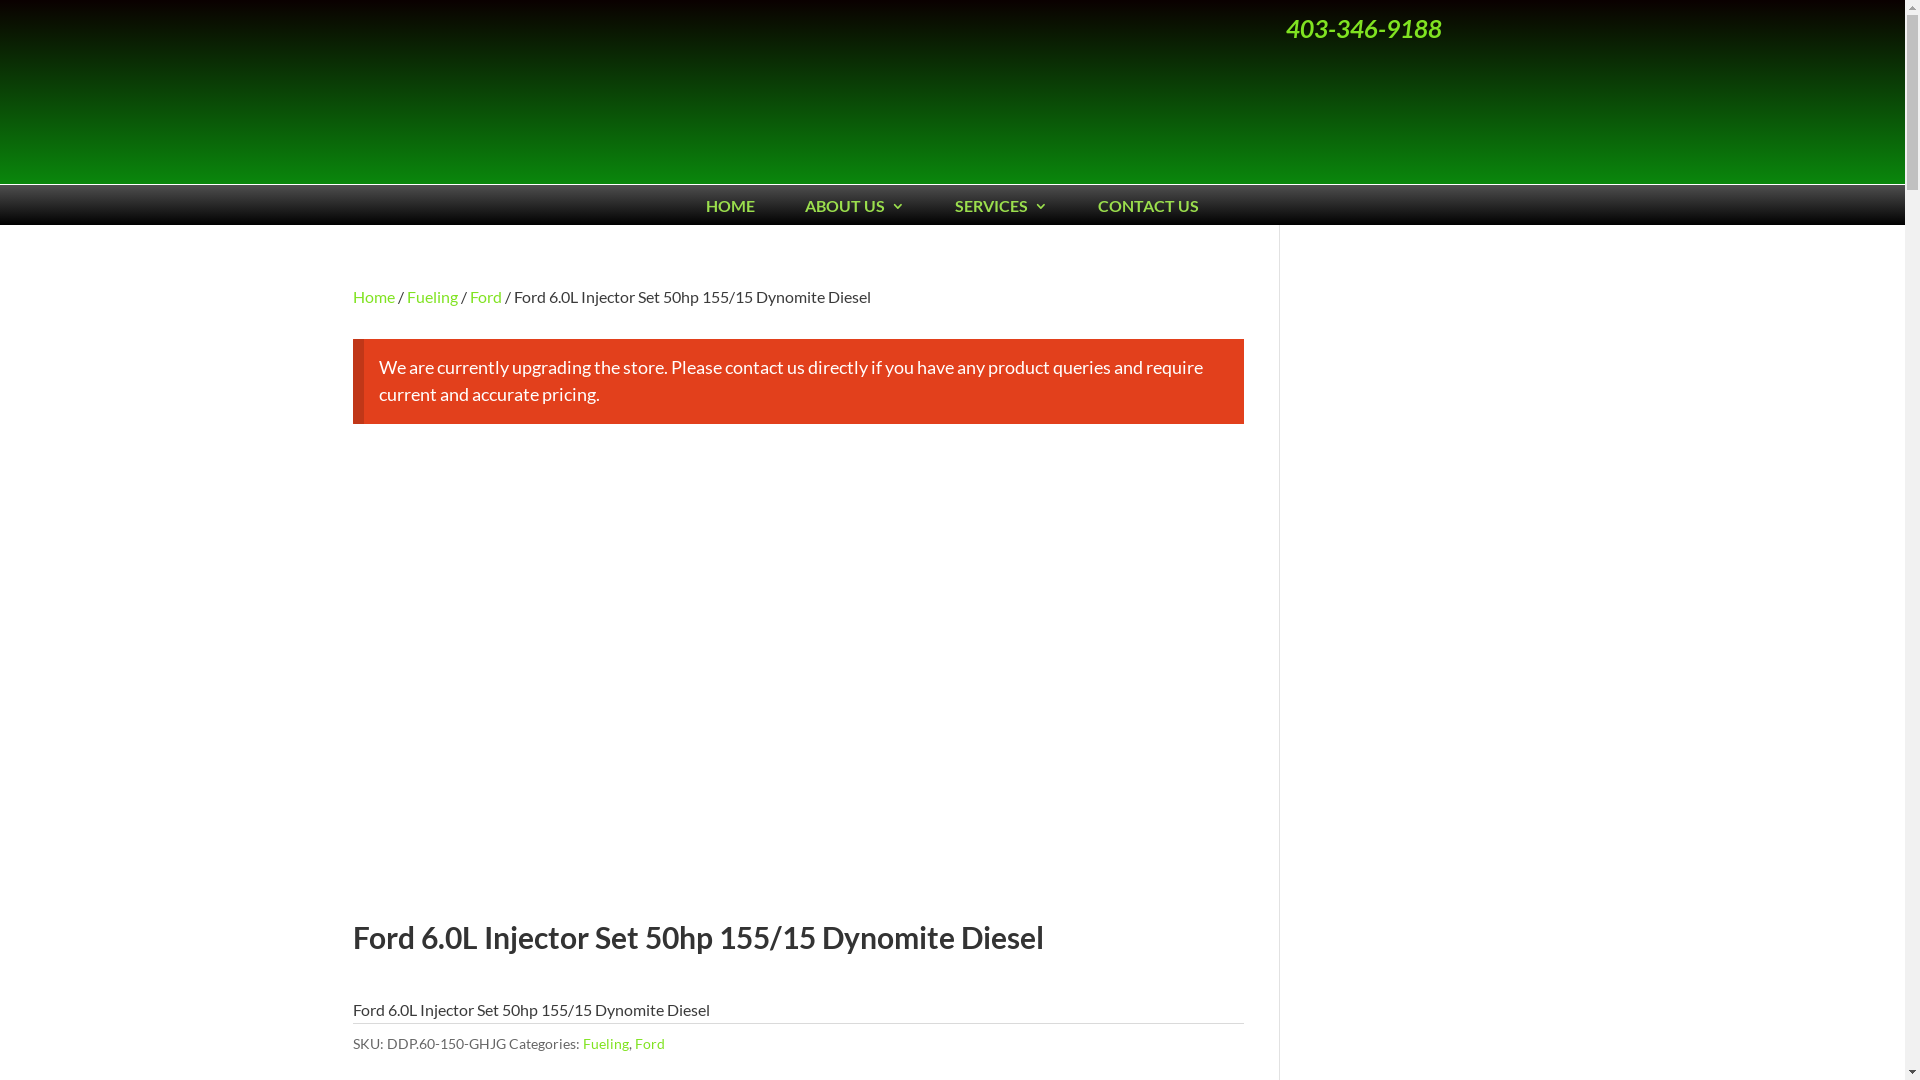  Describe the element at coordinates (373, 296) in the screenshot. I see `'Home'` at that location.